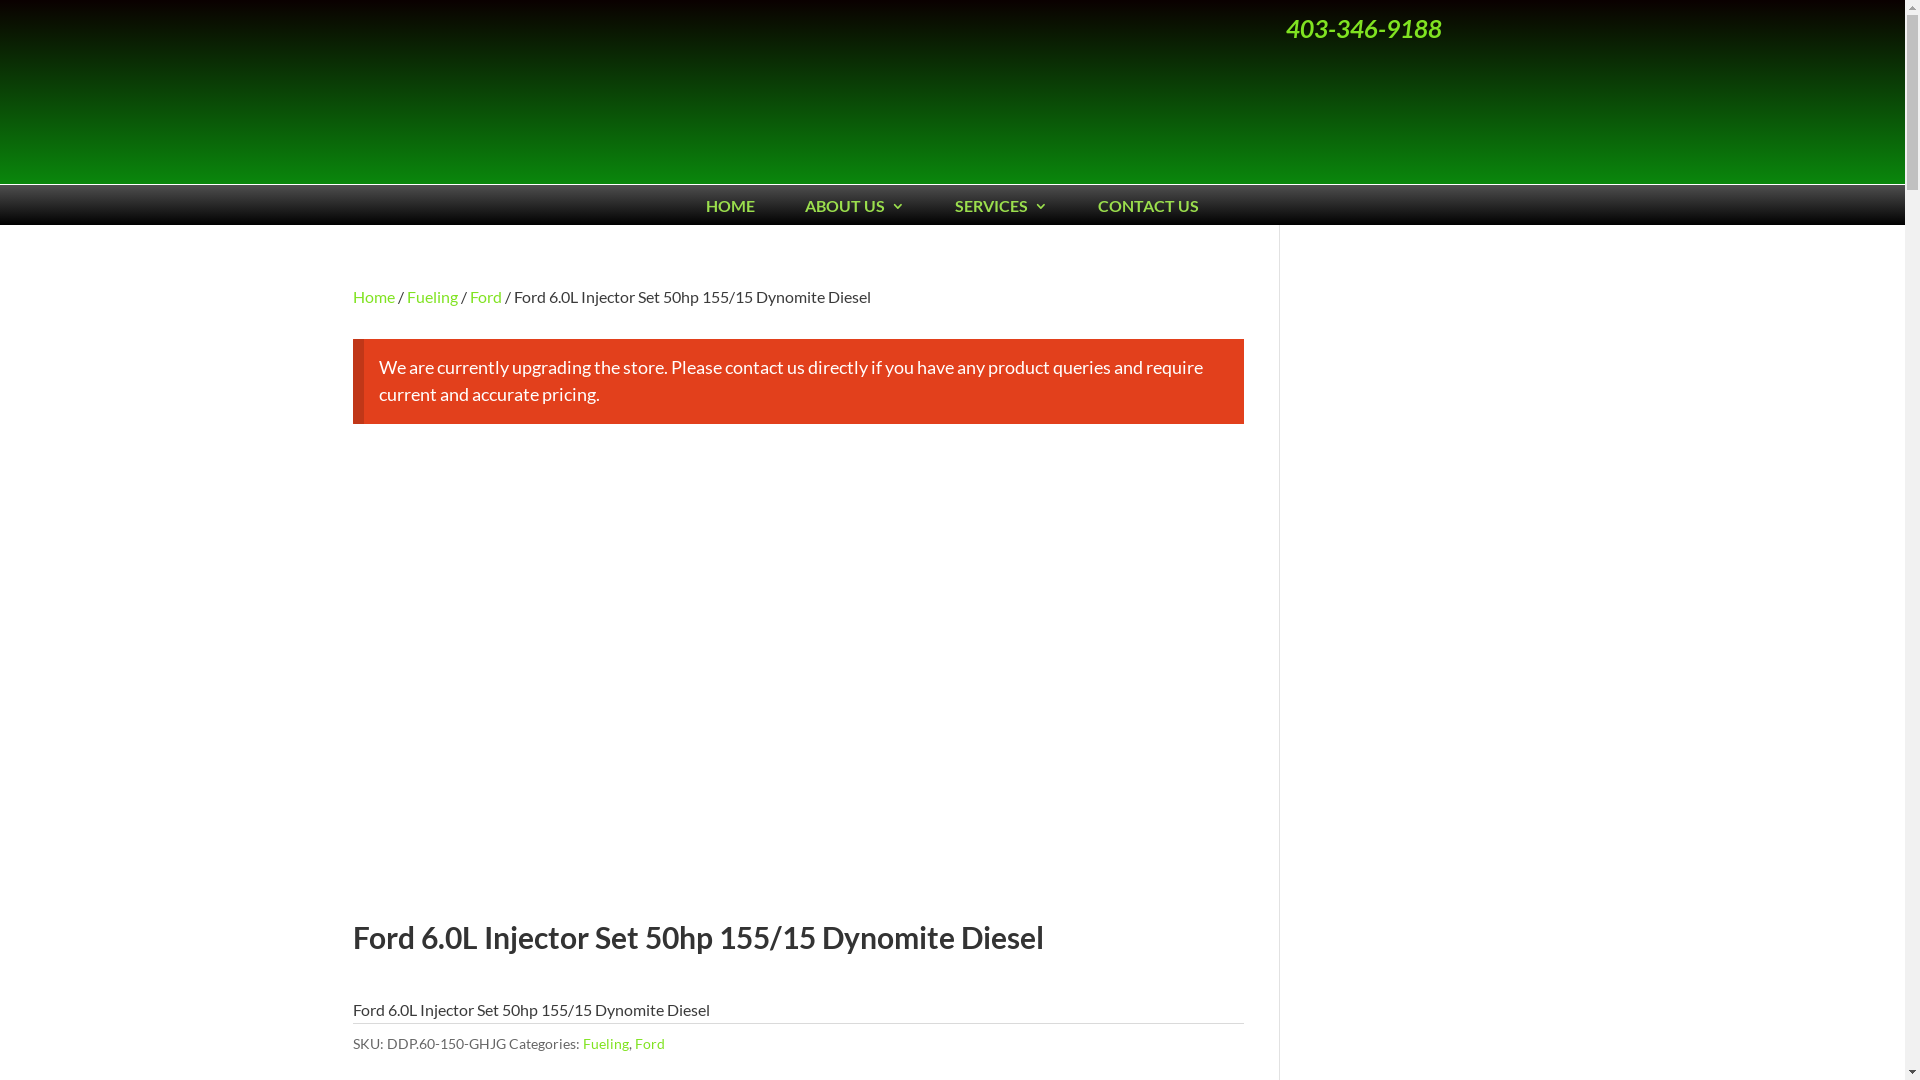  Describe the element at coordinates (373, 296) in the screenshot. I see `'Home'` at that location.